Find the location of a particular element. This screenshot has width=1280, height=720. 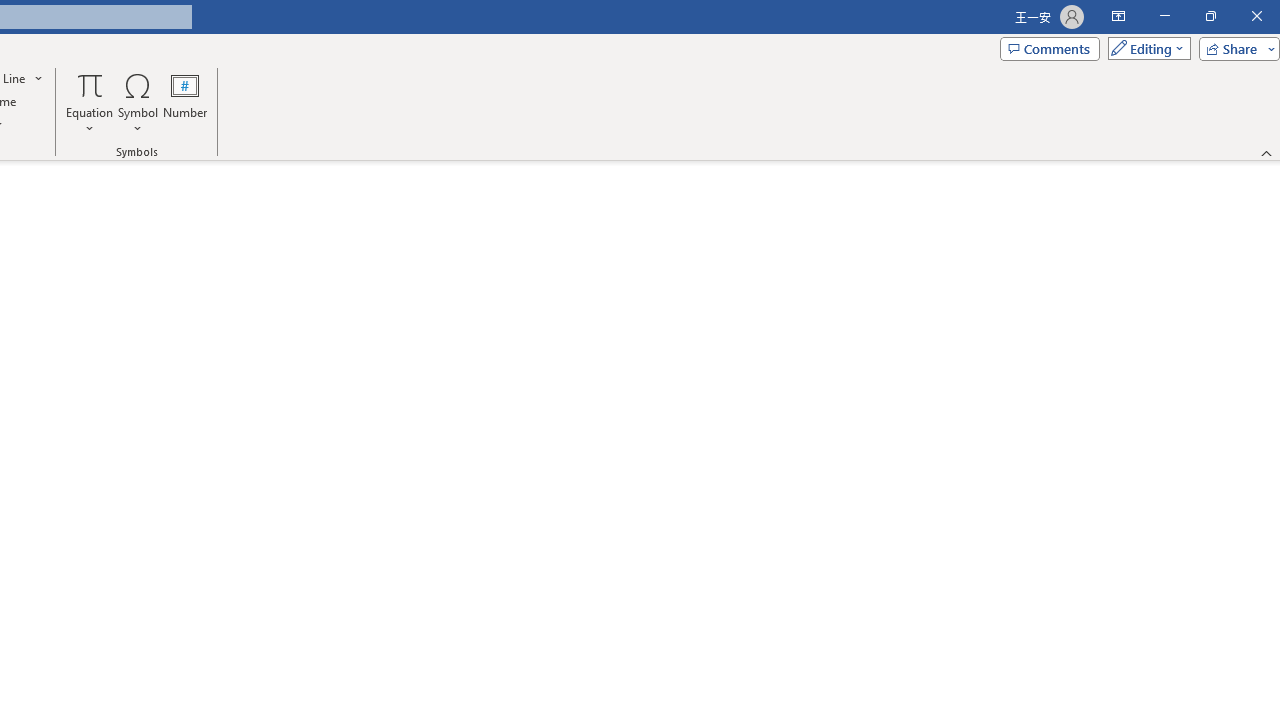

'Editing' is located at coordinates (1144, 47).